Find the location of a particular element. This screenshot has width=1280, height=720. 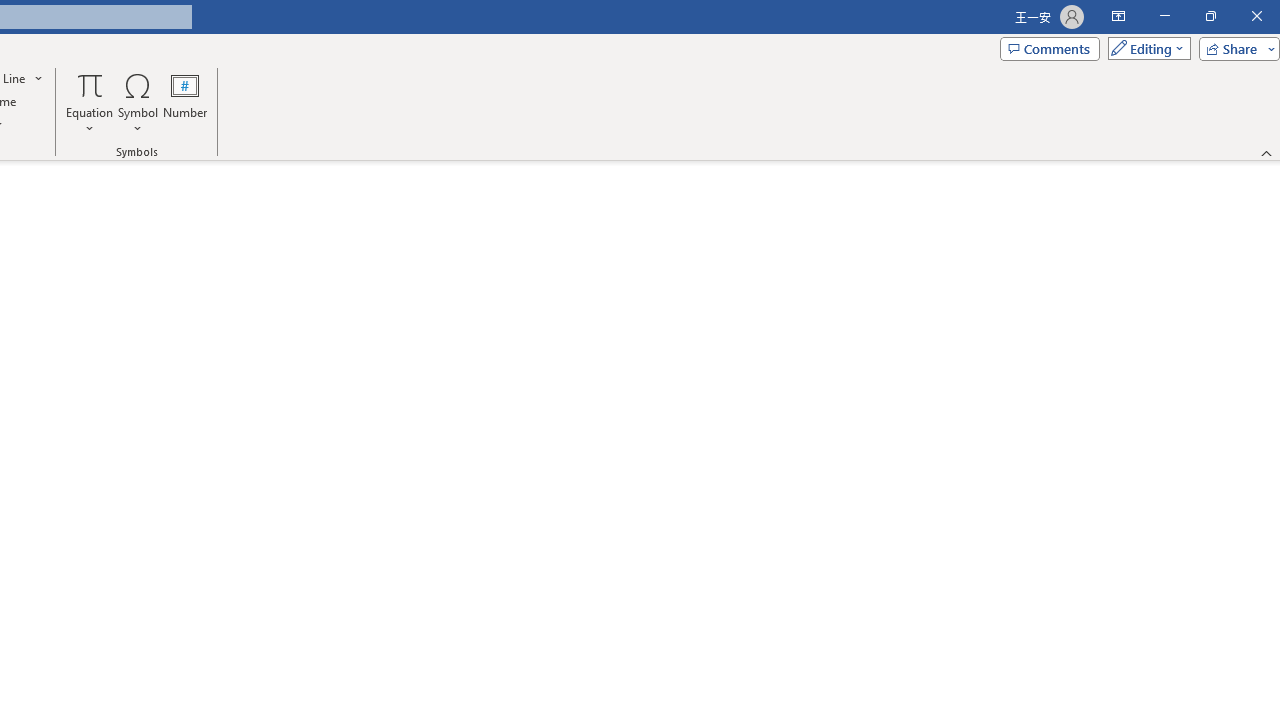

'Editing' is located at coordinates (1144, 47).